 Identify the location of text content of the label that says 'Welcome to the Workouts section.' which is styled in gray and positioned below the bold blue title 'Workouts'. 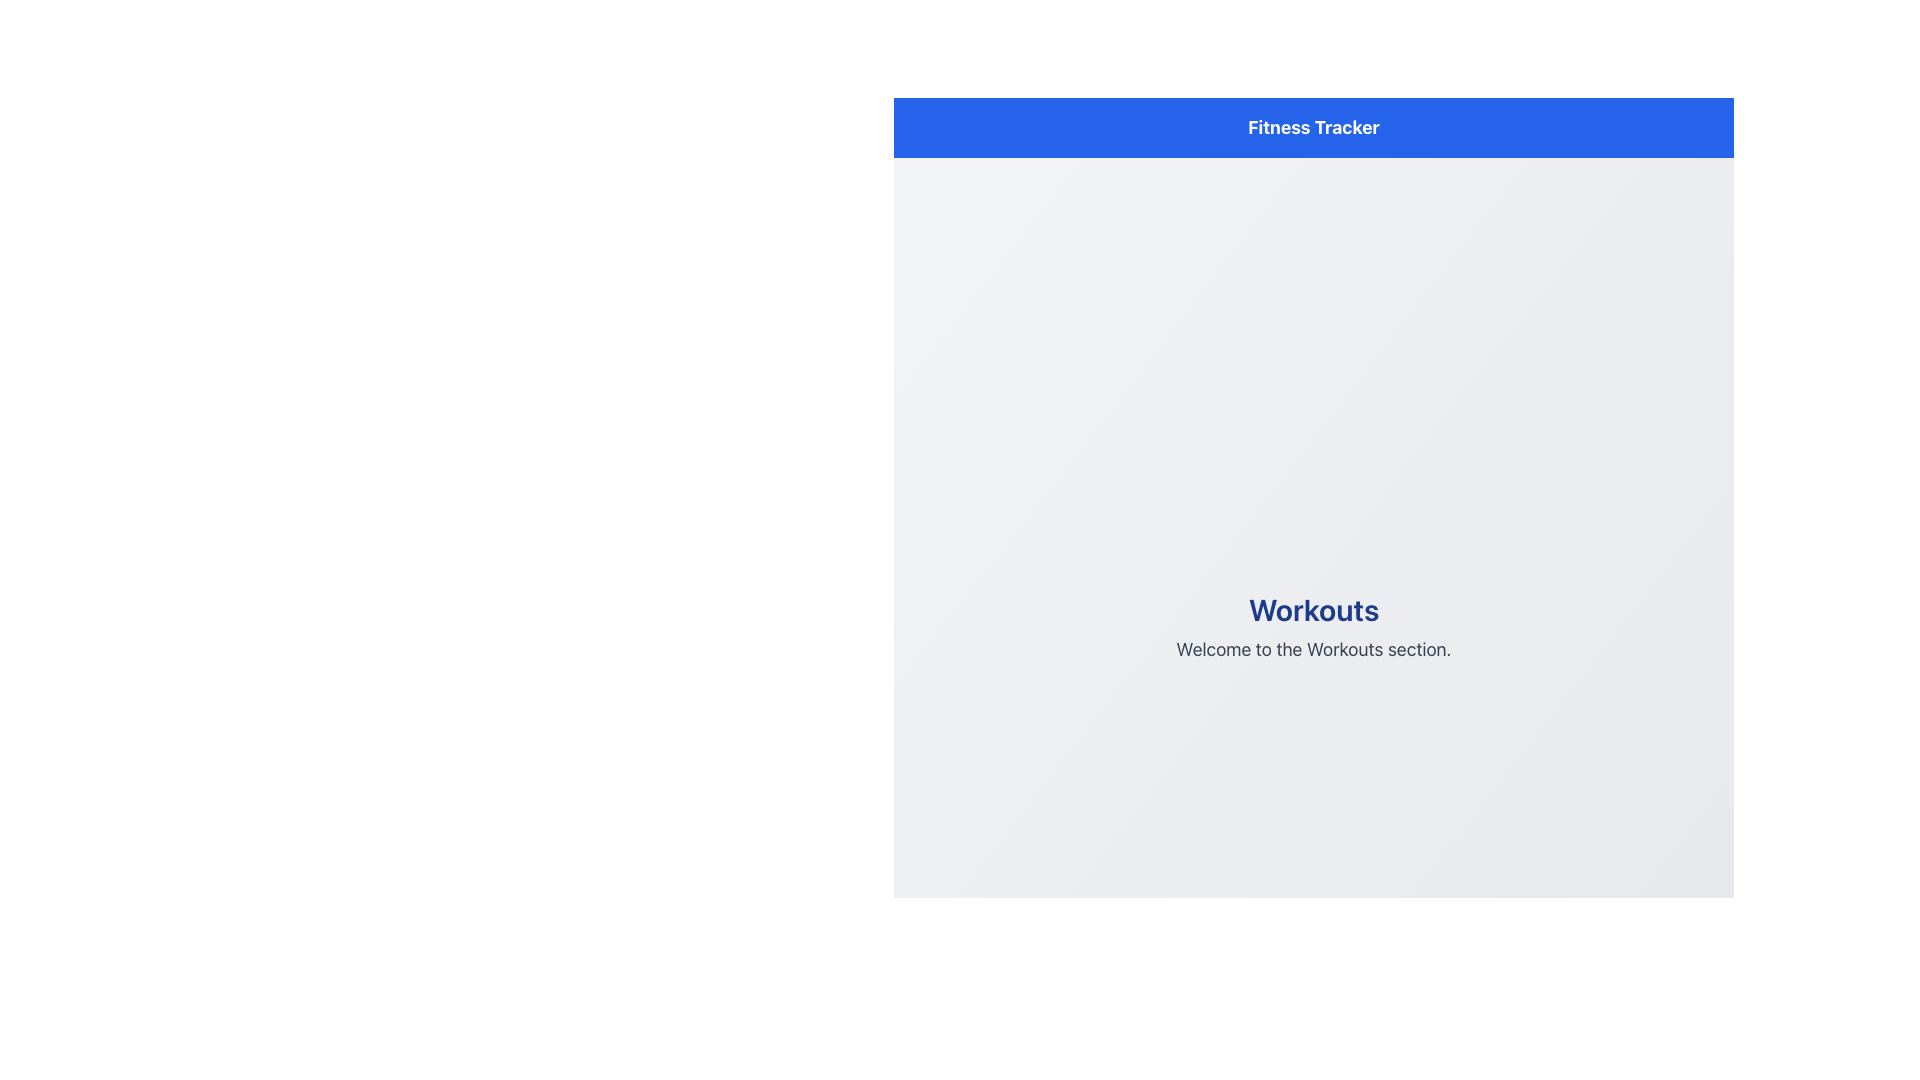
(1314, 650).